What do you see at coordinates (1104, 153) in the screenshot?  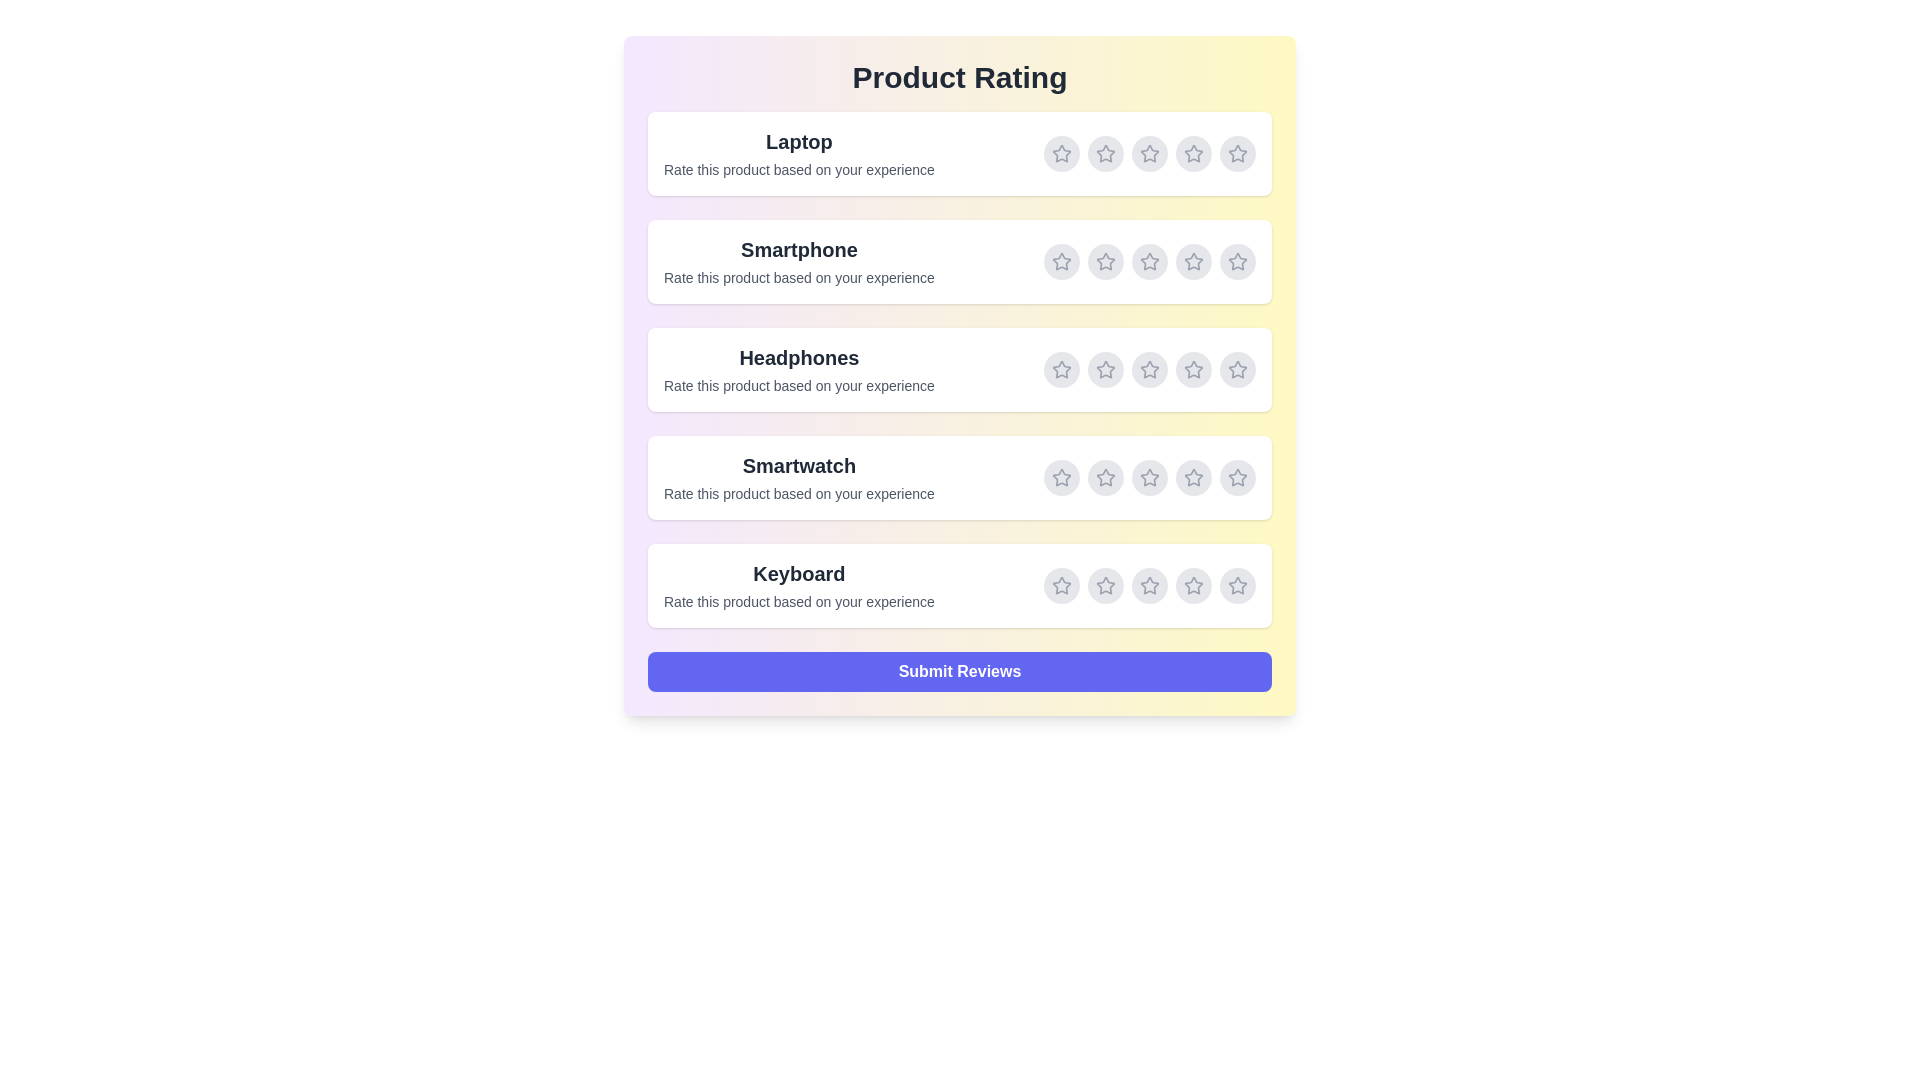 I see `the rating for Laptop to 2 stars` at bounding box center [1104, 153].